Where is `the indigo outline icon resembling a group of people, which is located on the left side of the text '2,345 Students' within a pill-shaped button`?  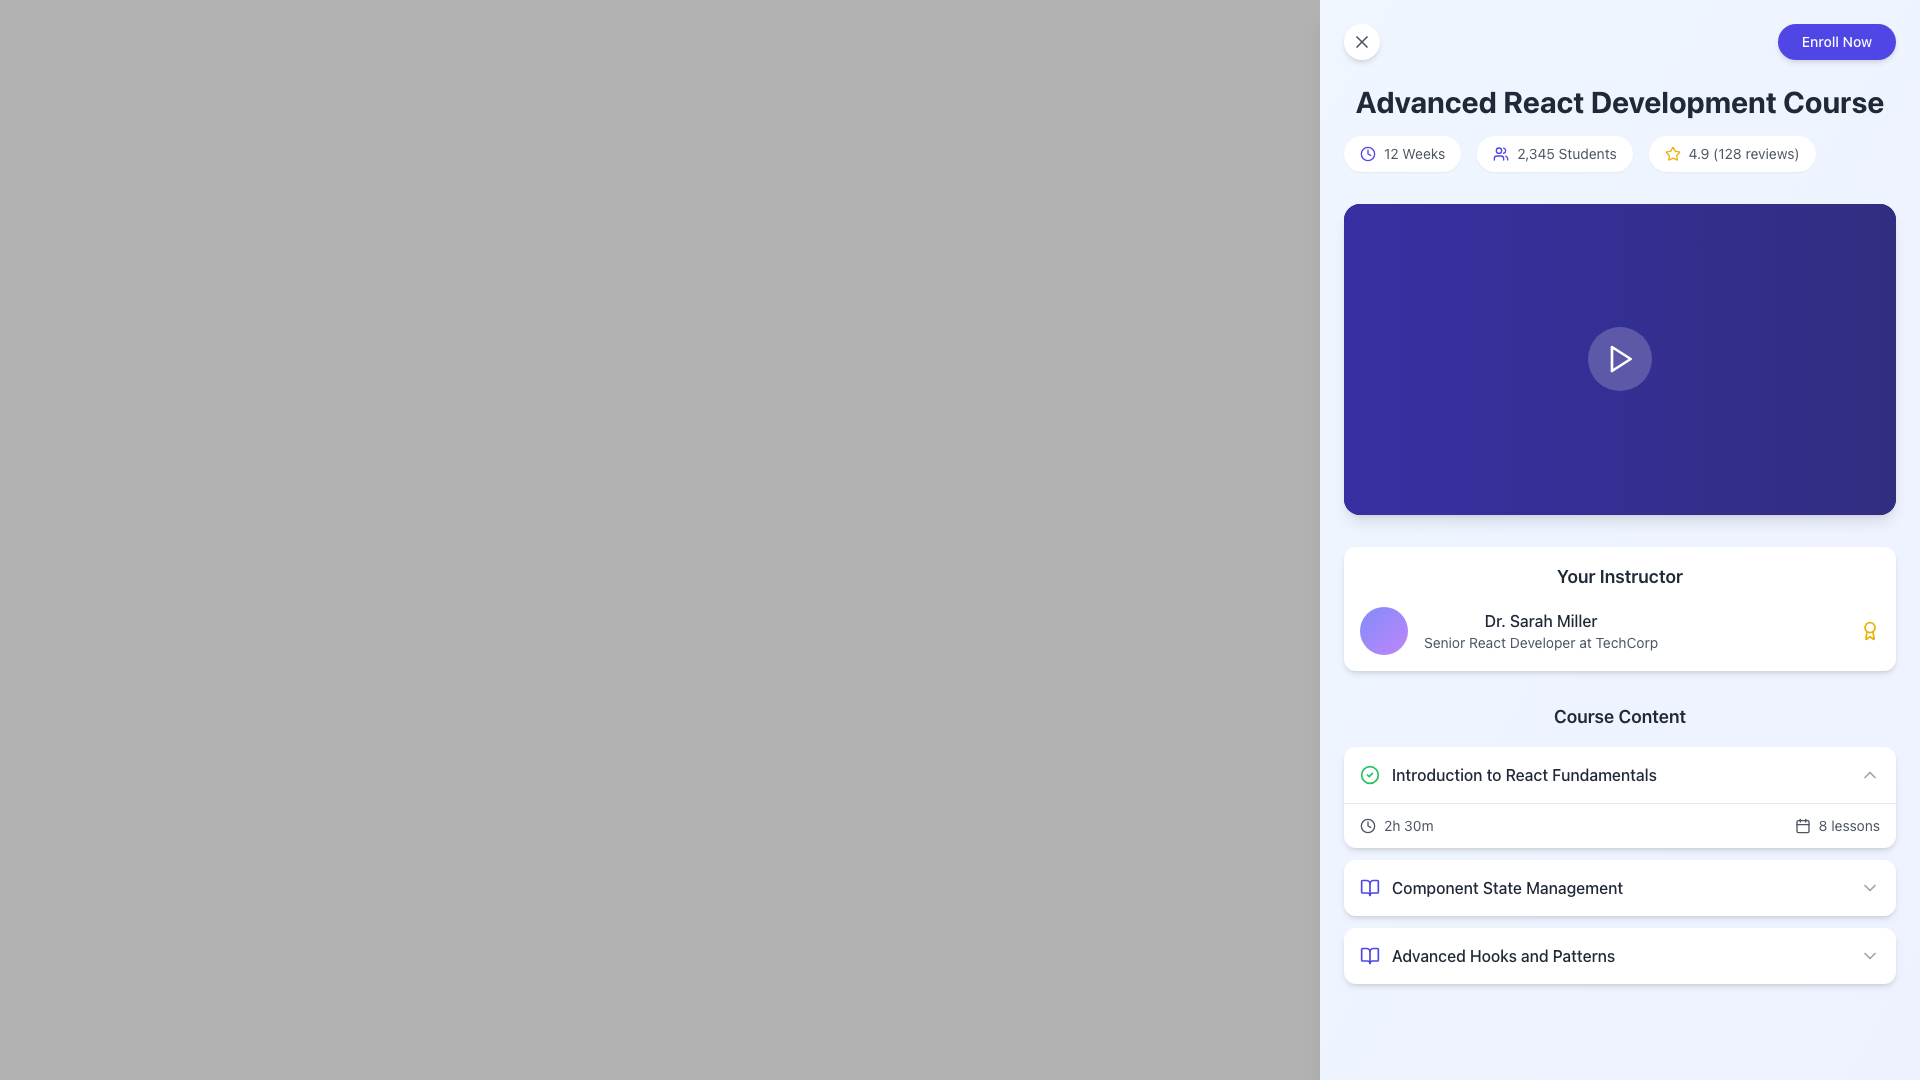
the indigo outline icon resembling a group of people, which is located on the left side of the text '2,345 Students' within a pill-shaped button is located at coordinates (1501, 153).